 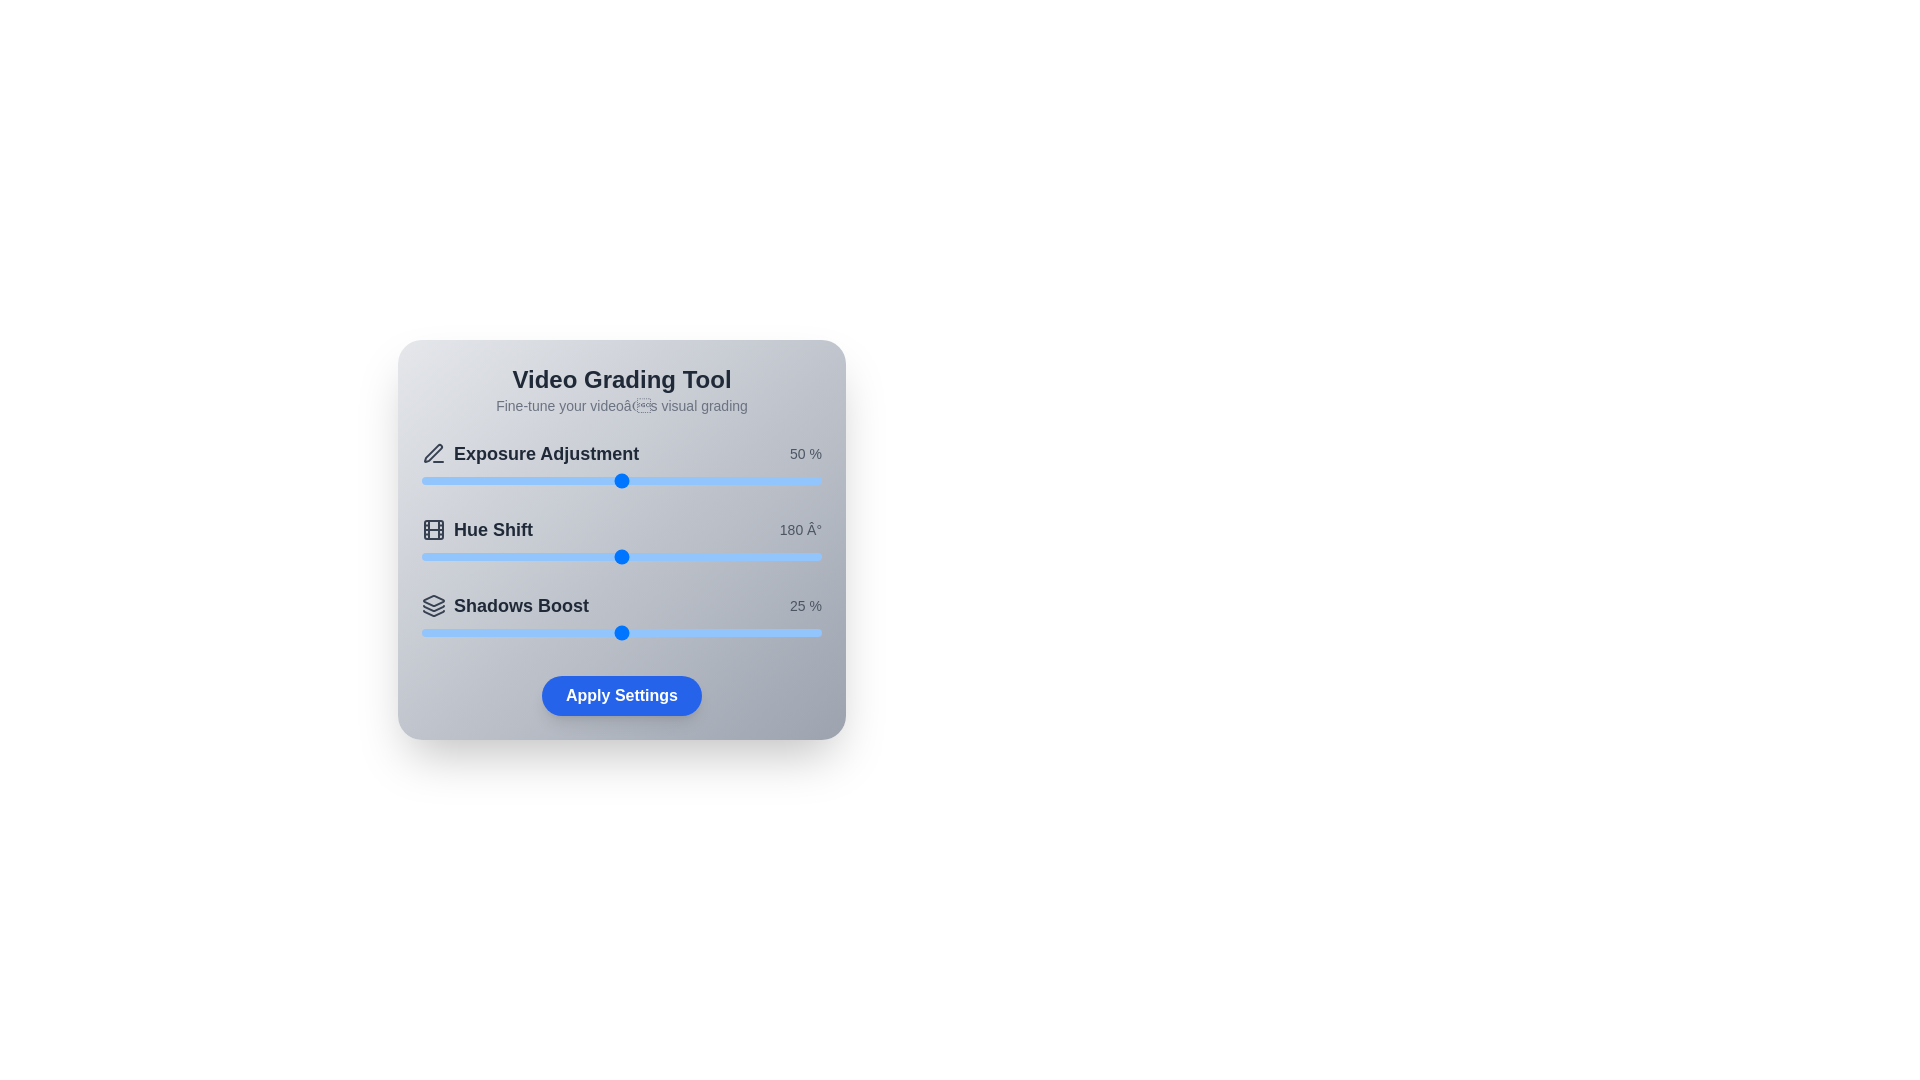 What do you see at coordinates (432, 454) in the screenshot?
I see `the pen icon styled as an edit symbol, which is grayish in hue and located to the left of the 'Exposure Adjustment' text in the first row of the interactive list` at bounding box center [432, 454].